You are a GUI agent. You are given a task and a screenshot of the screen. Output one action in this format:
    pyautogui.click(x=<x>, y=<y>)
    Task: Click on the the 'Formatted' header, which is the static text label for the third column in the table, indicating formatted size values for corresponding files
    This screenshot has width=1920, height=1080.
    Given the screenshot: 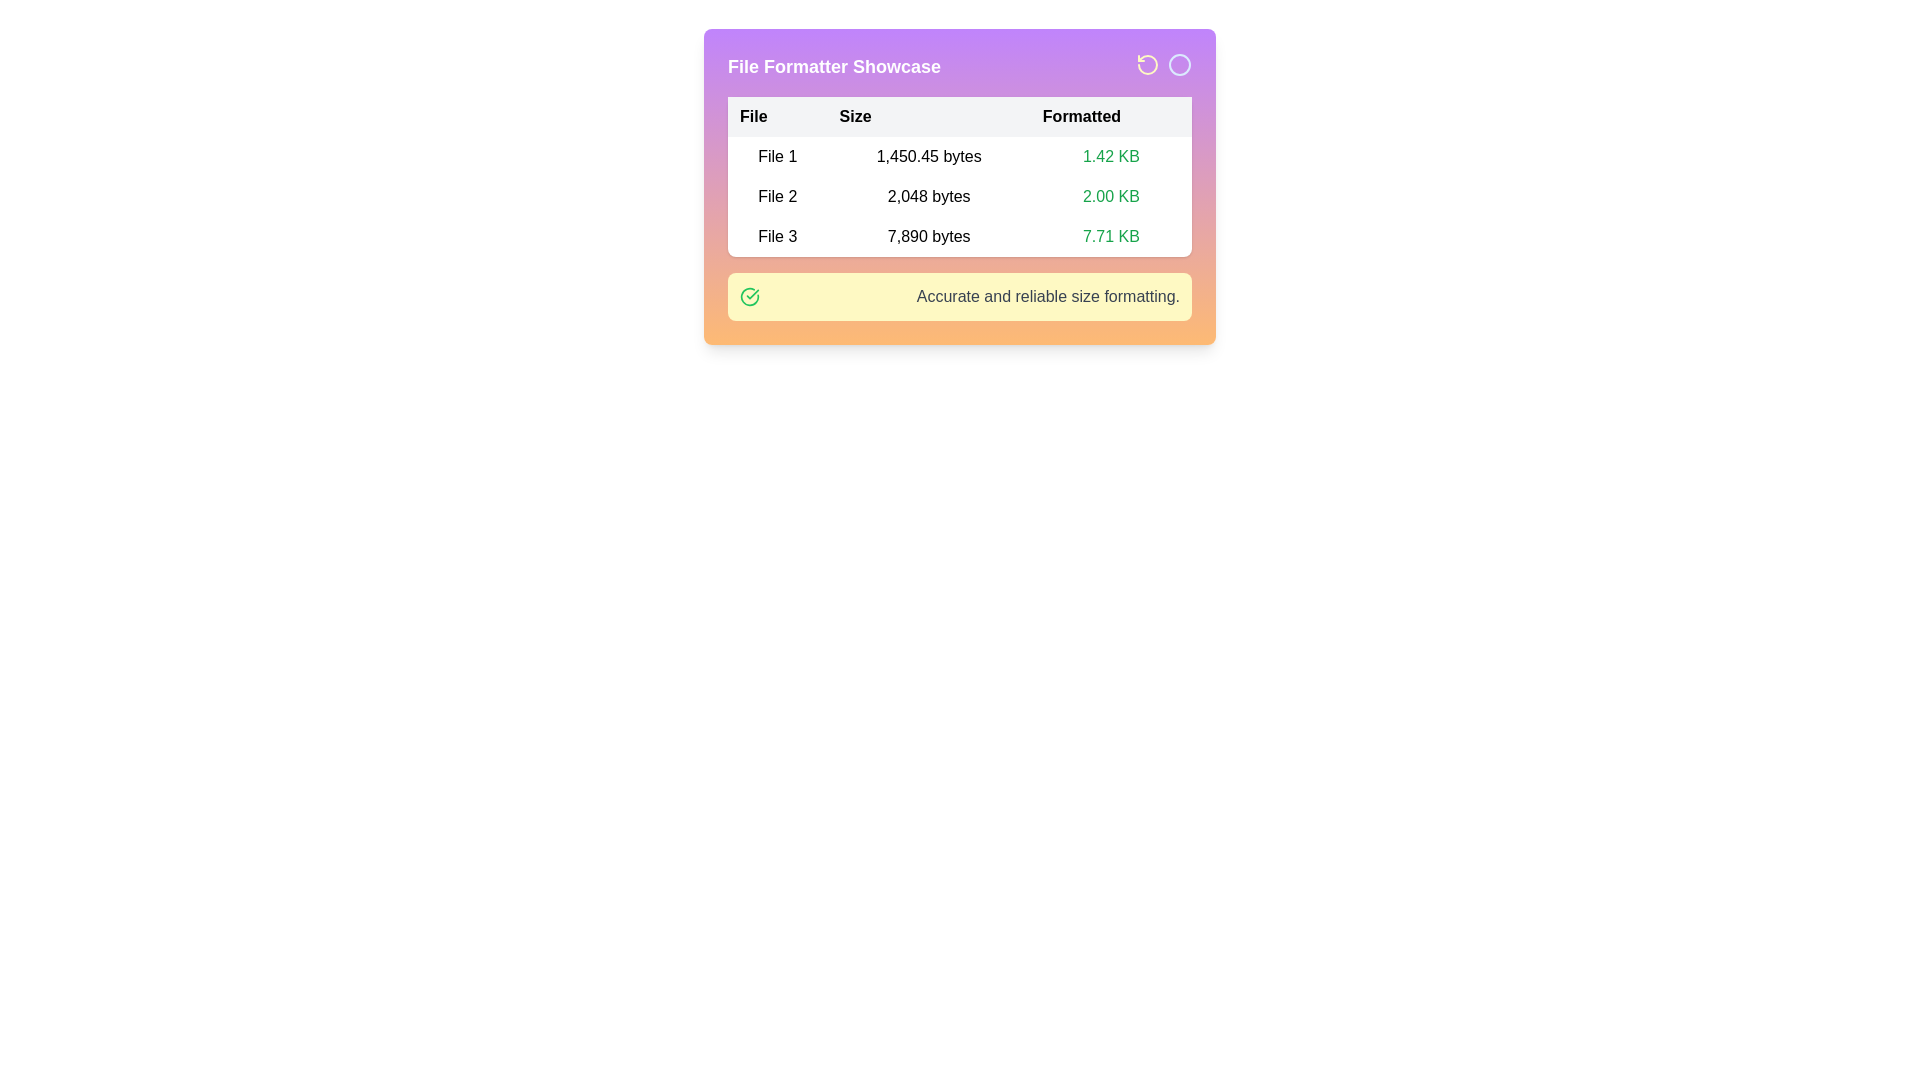 What is the action you would take?
    pyautogui.click(x=1110, y=116)
    